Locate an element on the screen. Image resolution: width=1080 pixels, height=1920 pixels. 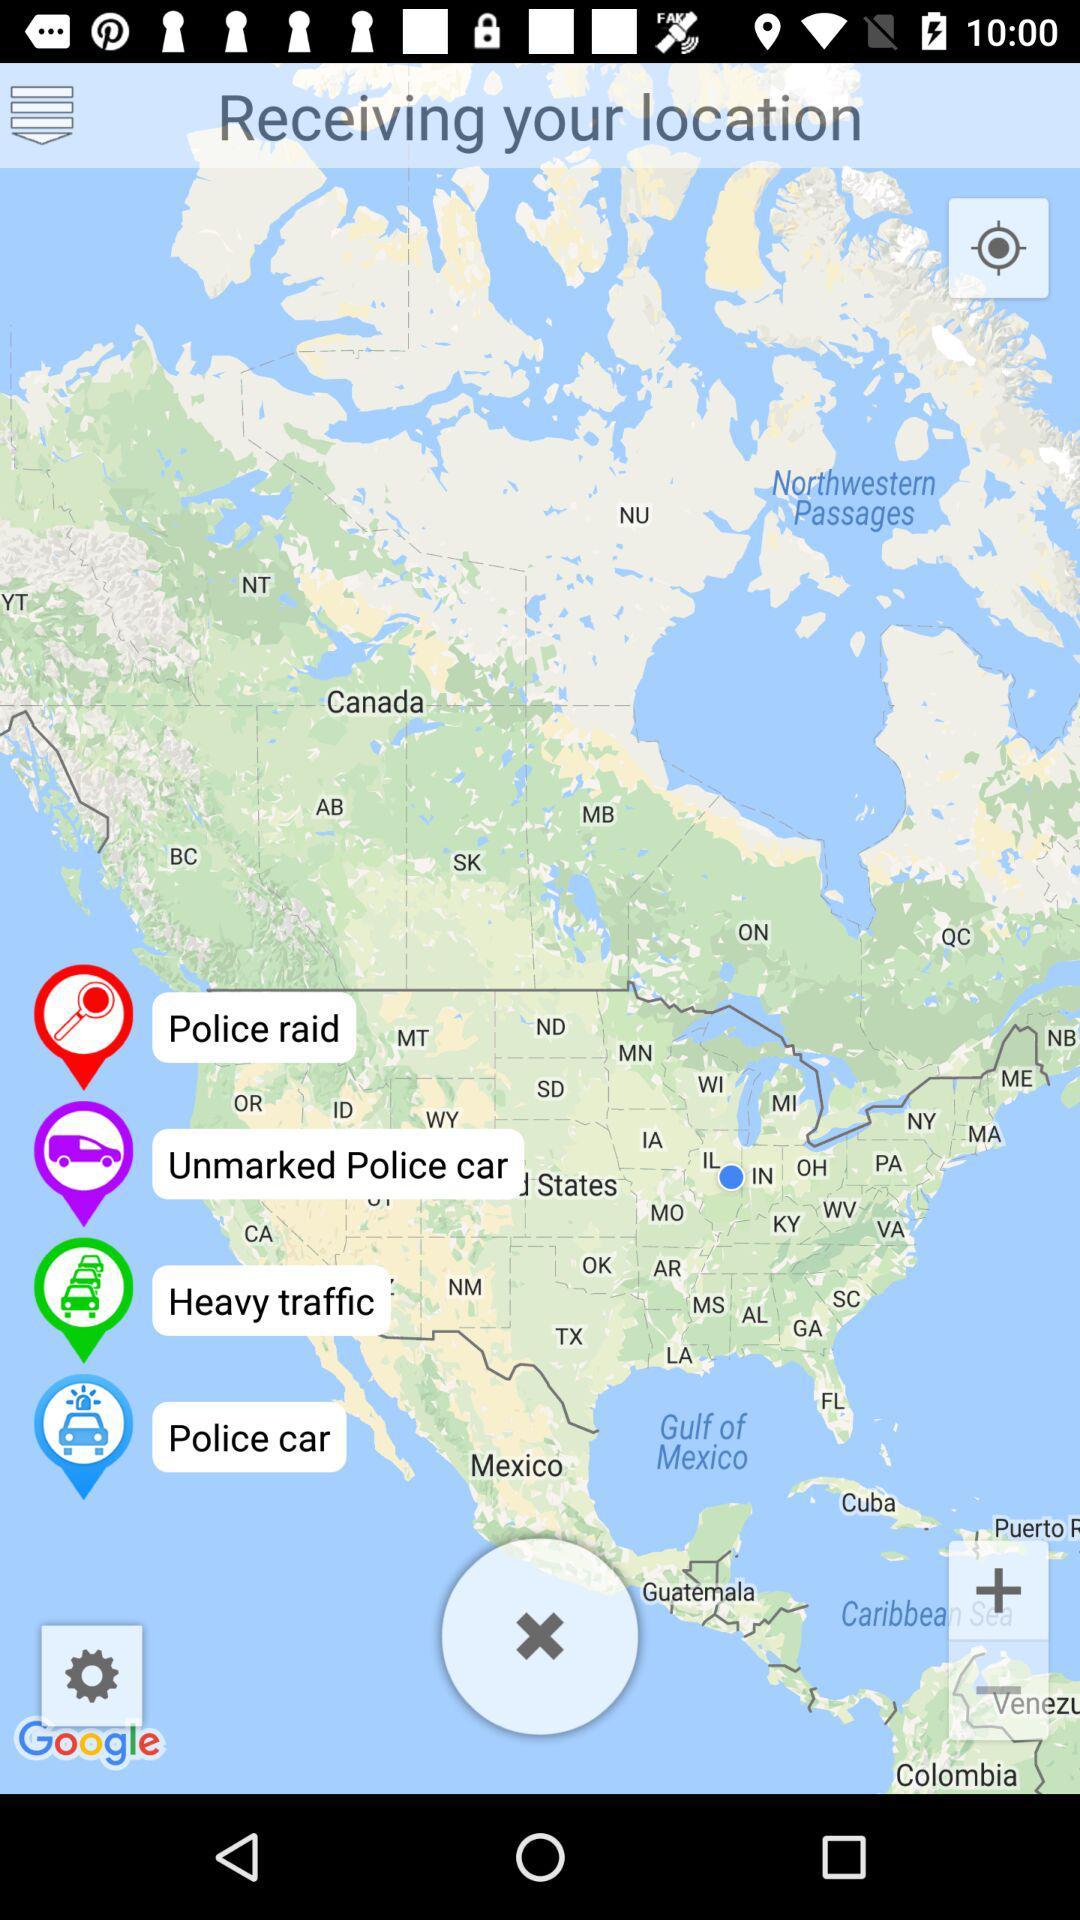
the map is located at coordinates (540, 1636).